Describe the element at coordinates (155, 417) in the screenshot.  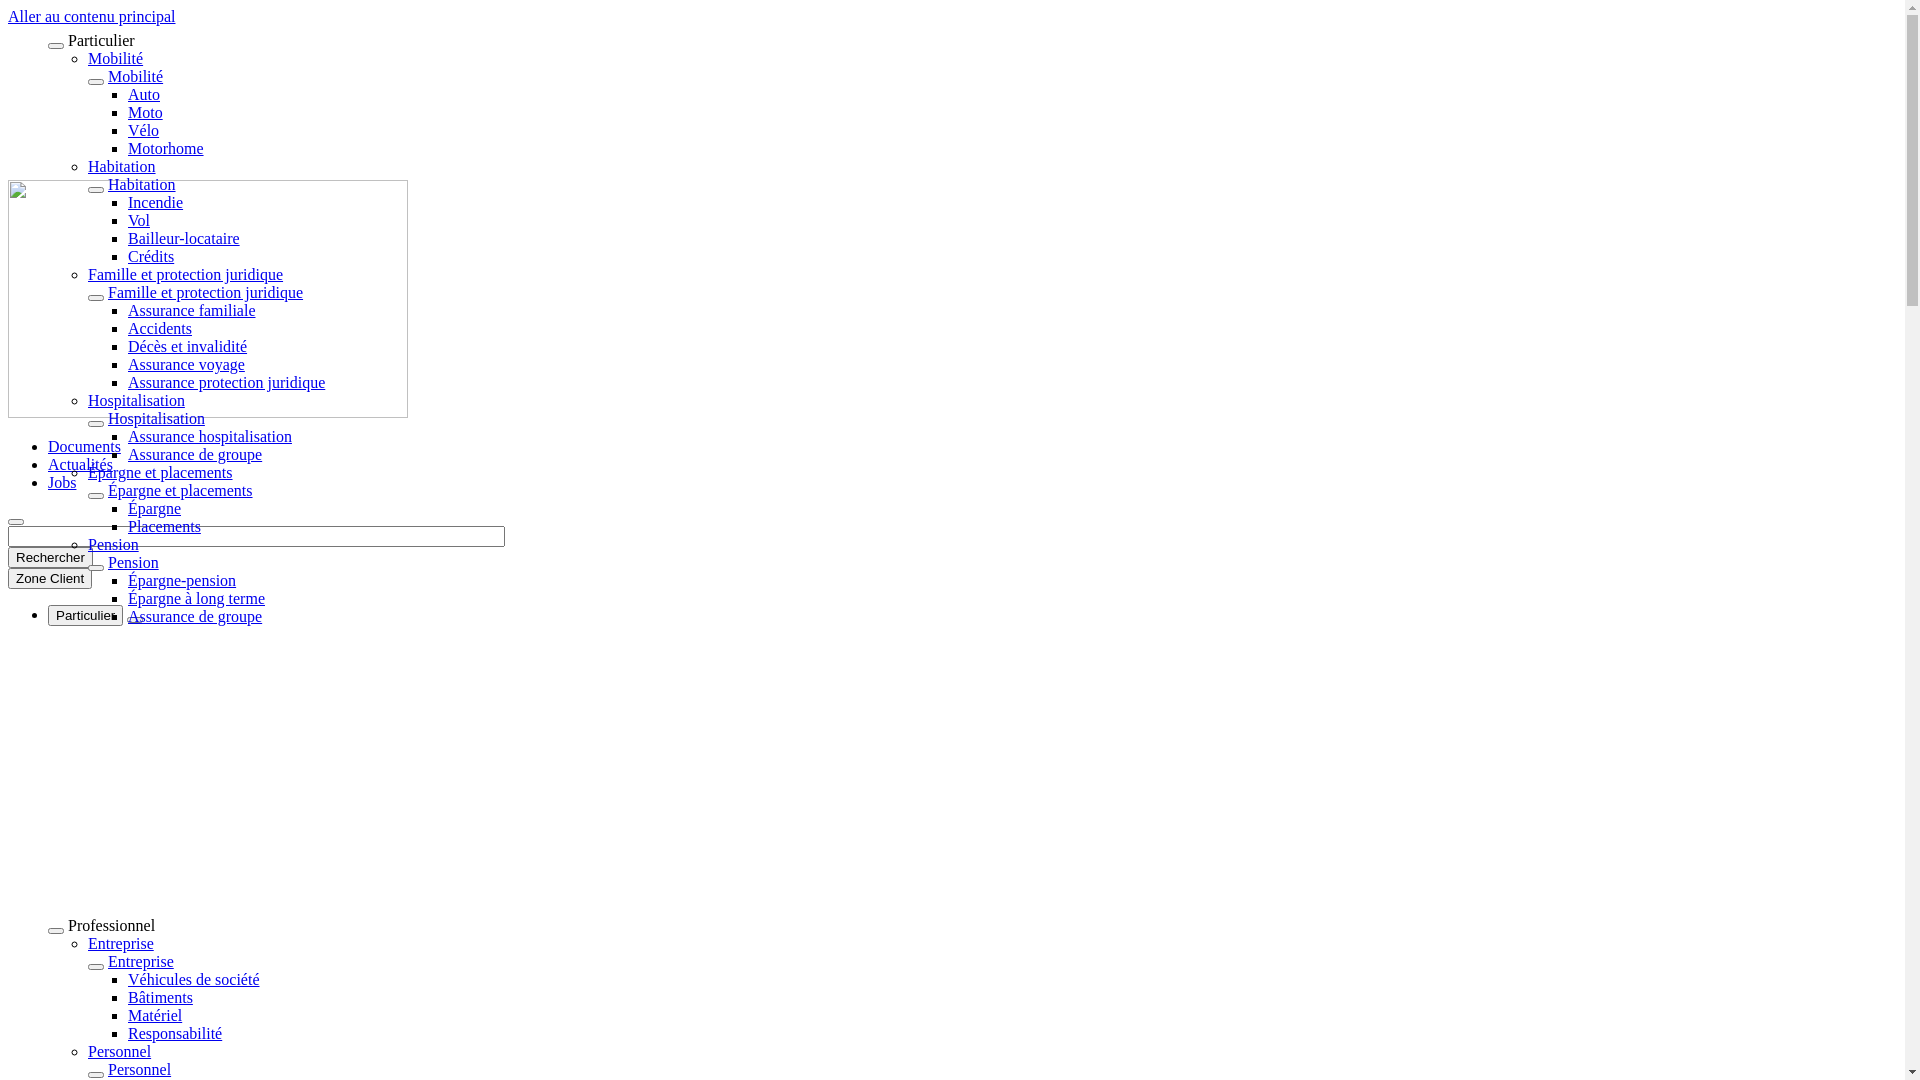
I see `'Hospitalisation'` at that location.